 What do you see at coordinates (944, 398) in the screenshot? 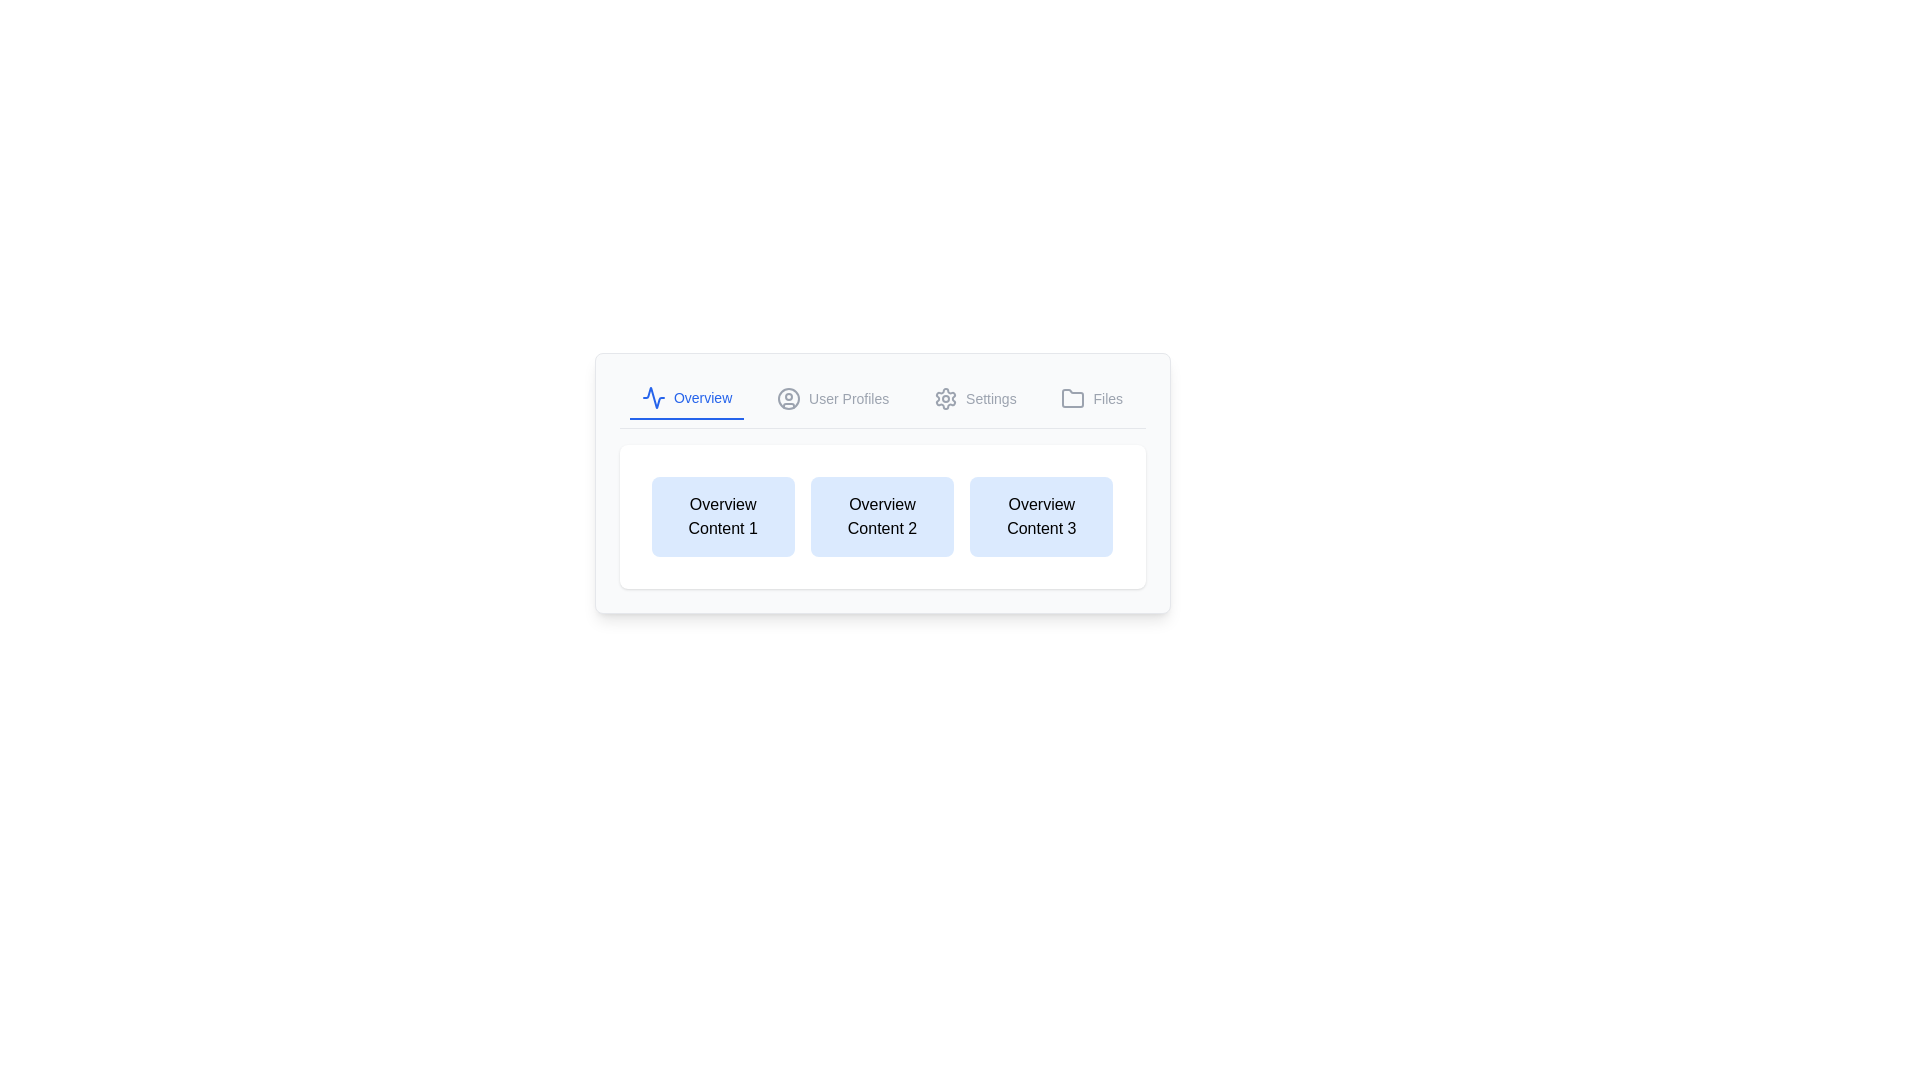
I see `the gear-like icon in the horizontal navigation bar, located between the 'User Profiles' icon and the 'Files' icon` at bounding box center [944, 398].